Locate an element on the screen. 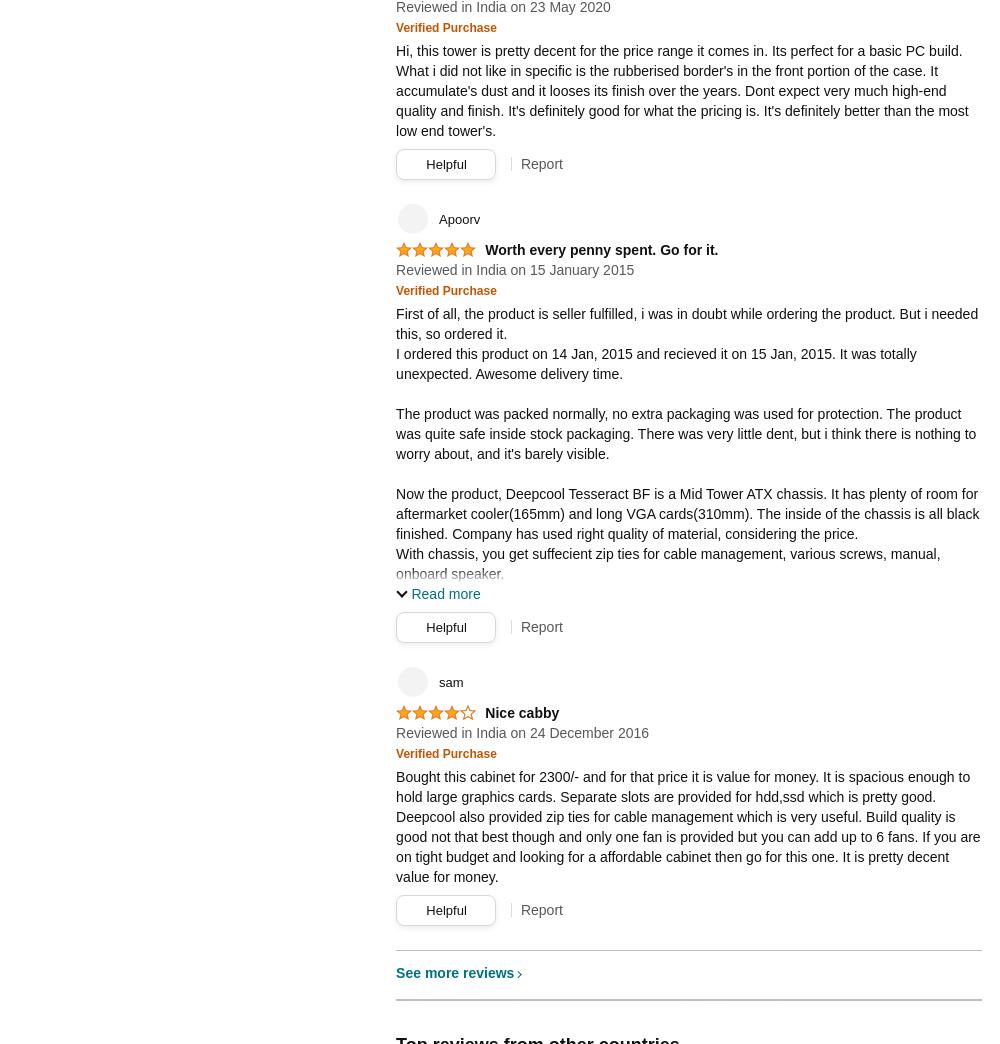 This screenshot has width=1000, height=1044. '5.0 out of 5 stars' is located at coordinates (433, 257).